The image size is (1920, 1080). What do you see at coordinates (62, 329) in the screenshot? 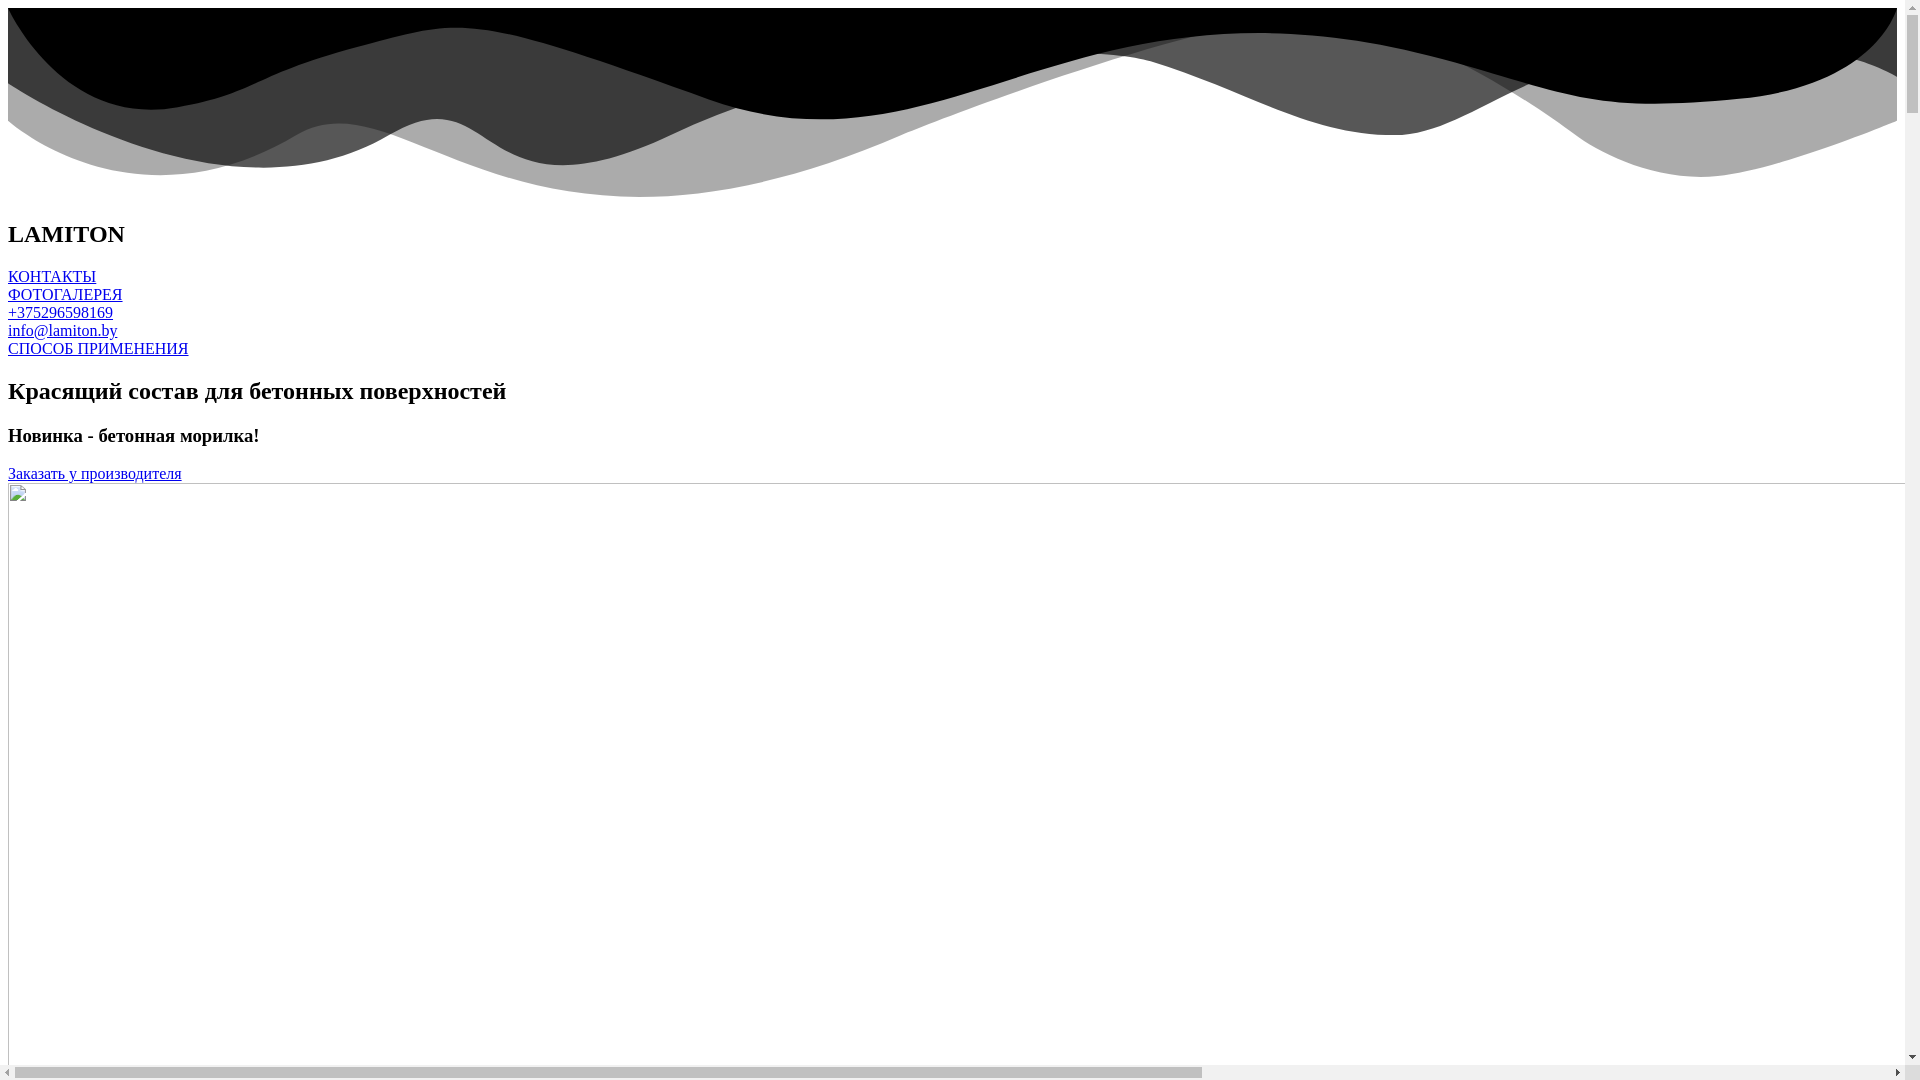
I see `'info@lamiton.by'` at bounding box center [62, 329].